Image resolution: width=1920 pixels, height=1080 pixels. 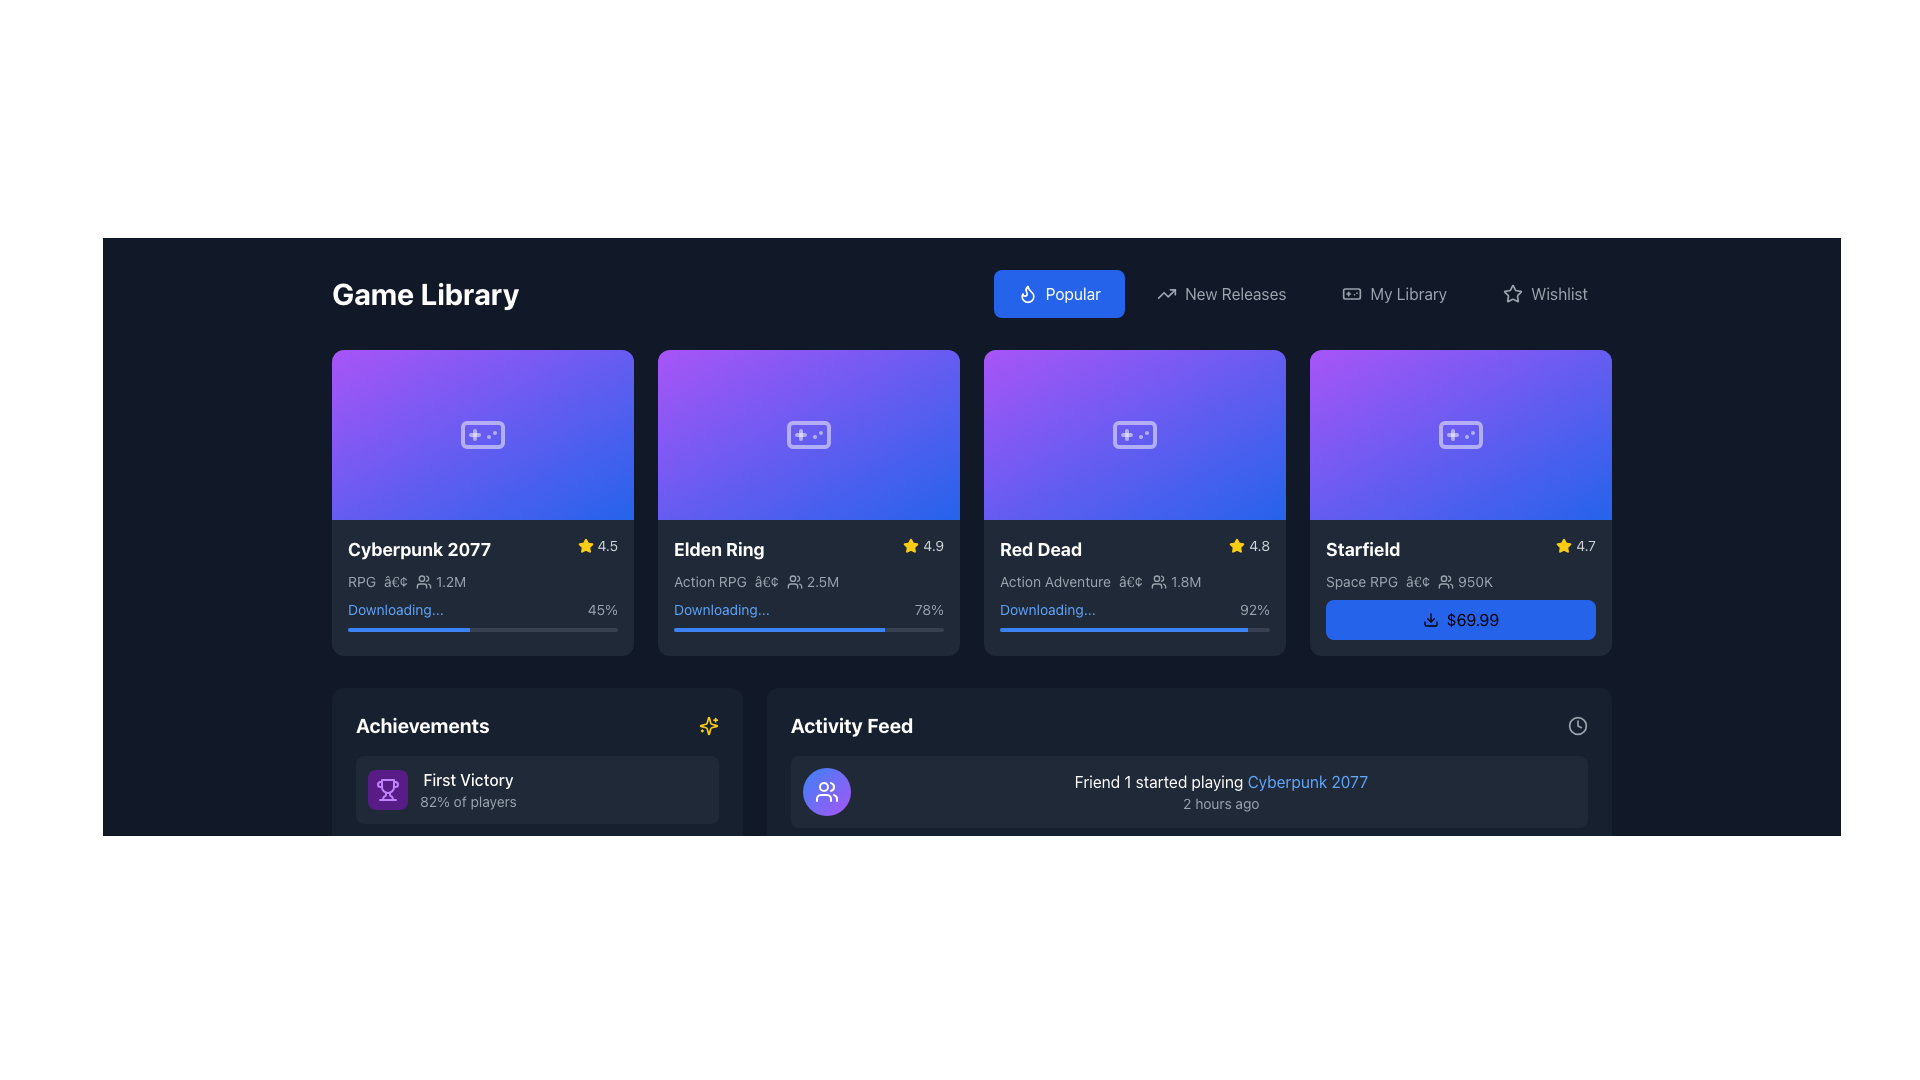 What do you see at coordinates (1460, 581) in the screenshot?
I see `the Text Description indicating 'Space RPG' and '950K' players, located above the blue price button in the 'Starfield' card in the fourth column of the 'Game Library'` at bounding box center [1460, 581].